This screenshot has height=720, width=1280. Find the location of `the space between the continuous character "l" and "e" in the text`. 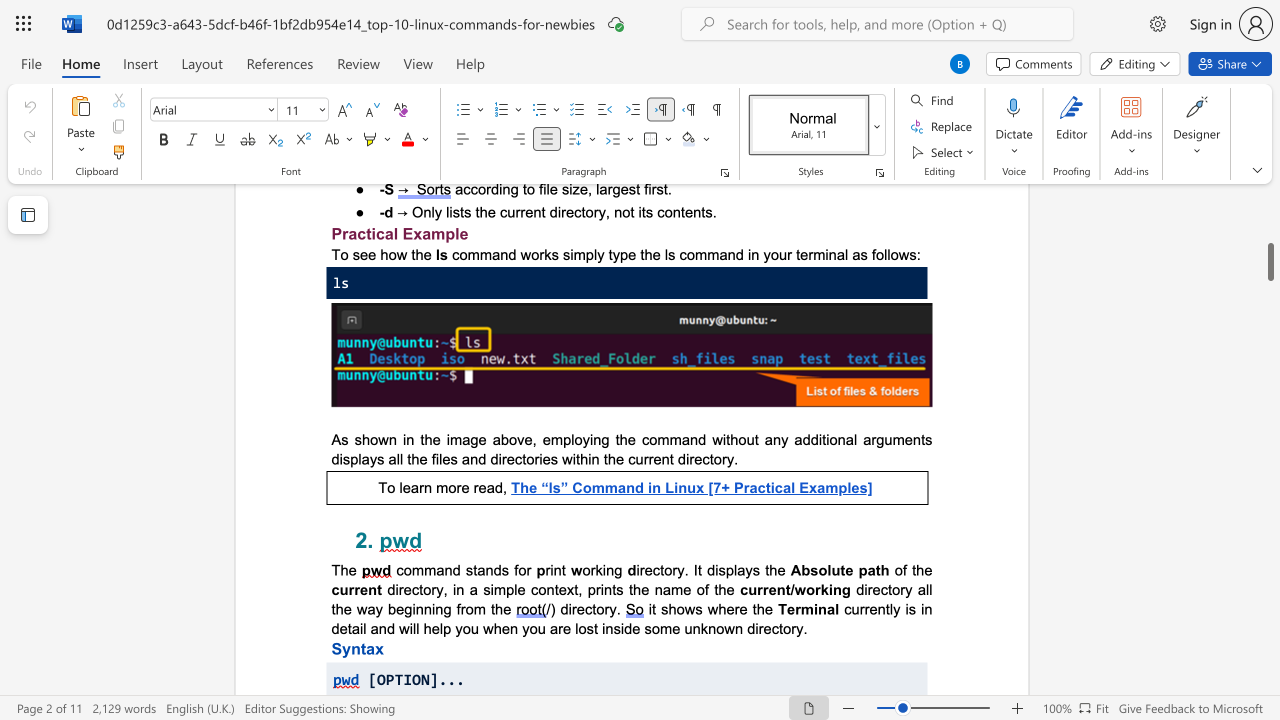

the space between the continuous character "l" and "e" in the text is located at coordinates (402, 487).